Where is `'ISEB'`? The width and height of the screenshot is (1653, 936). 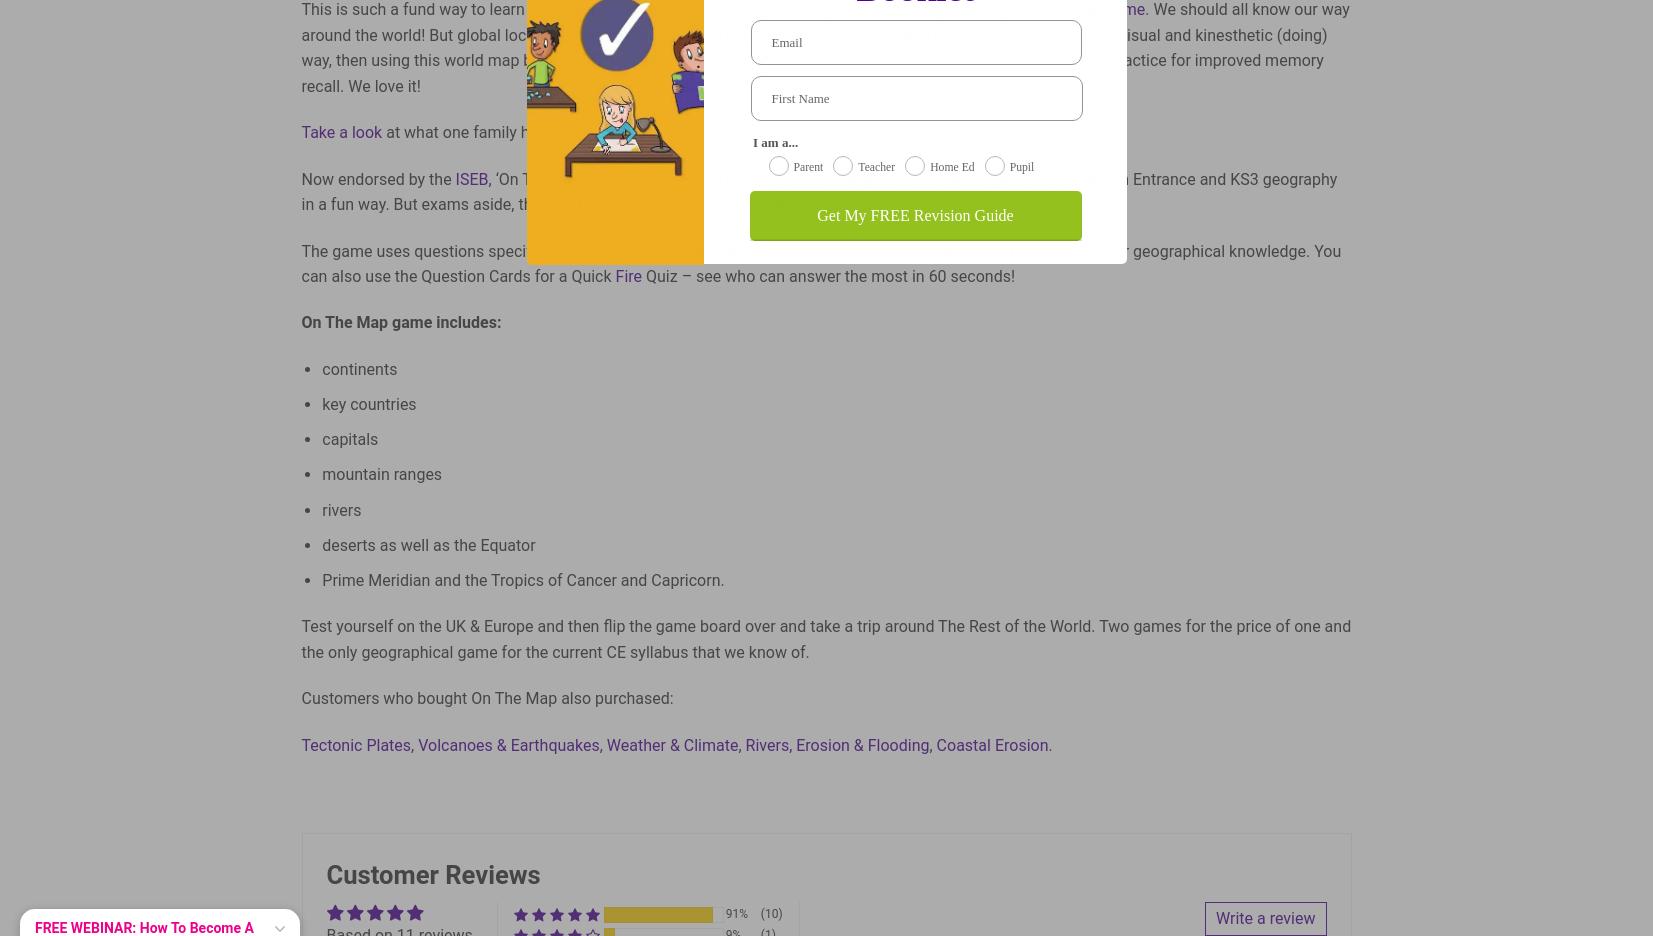
'ISEB' is located at coordinates (470, 177).